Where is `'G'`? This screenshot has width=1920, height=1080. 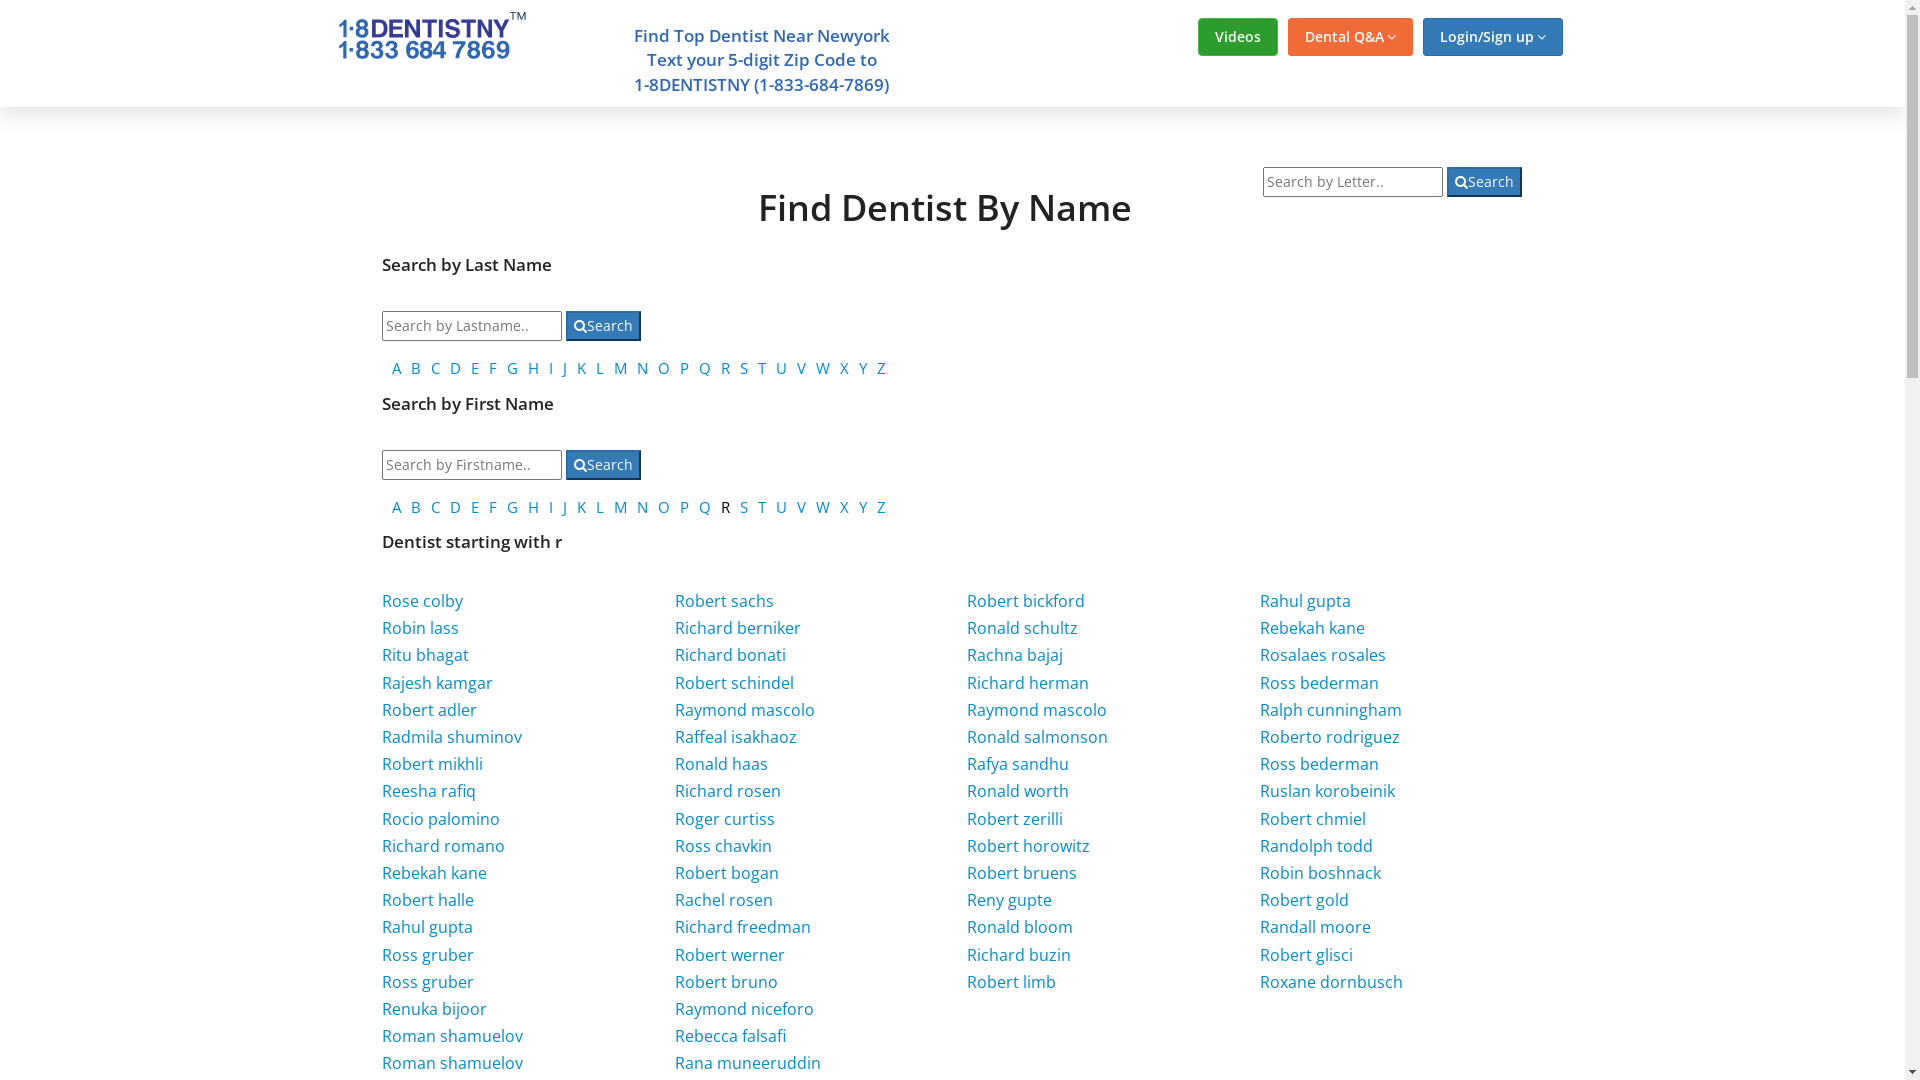
'G' is located at coordinates (512, 367).